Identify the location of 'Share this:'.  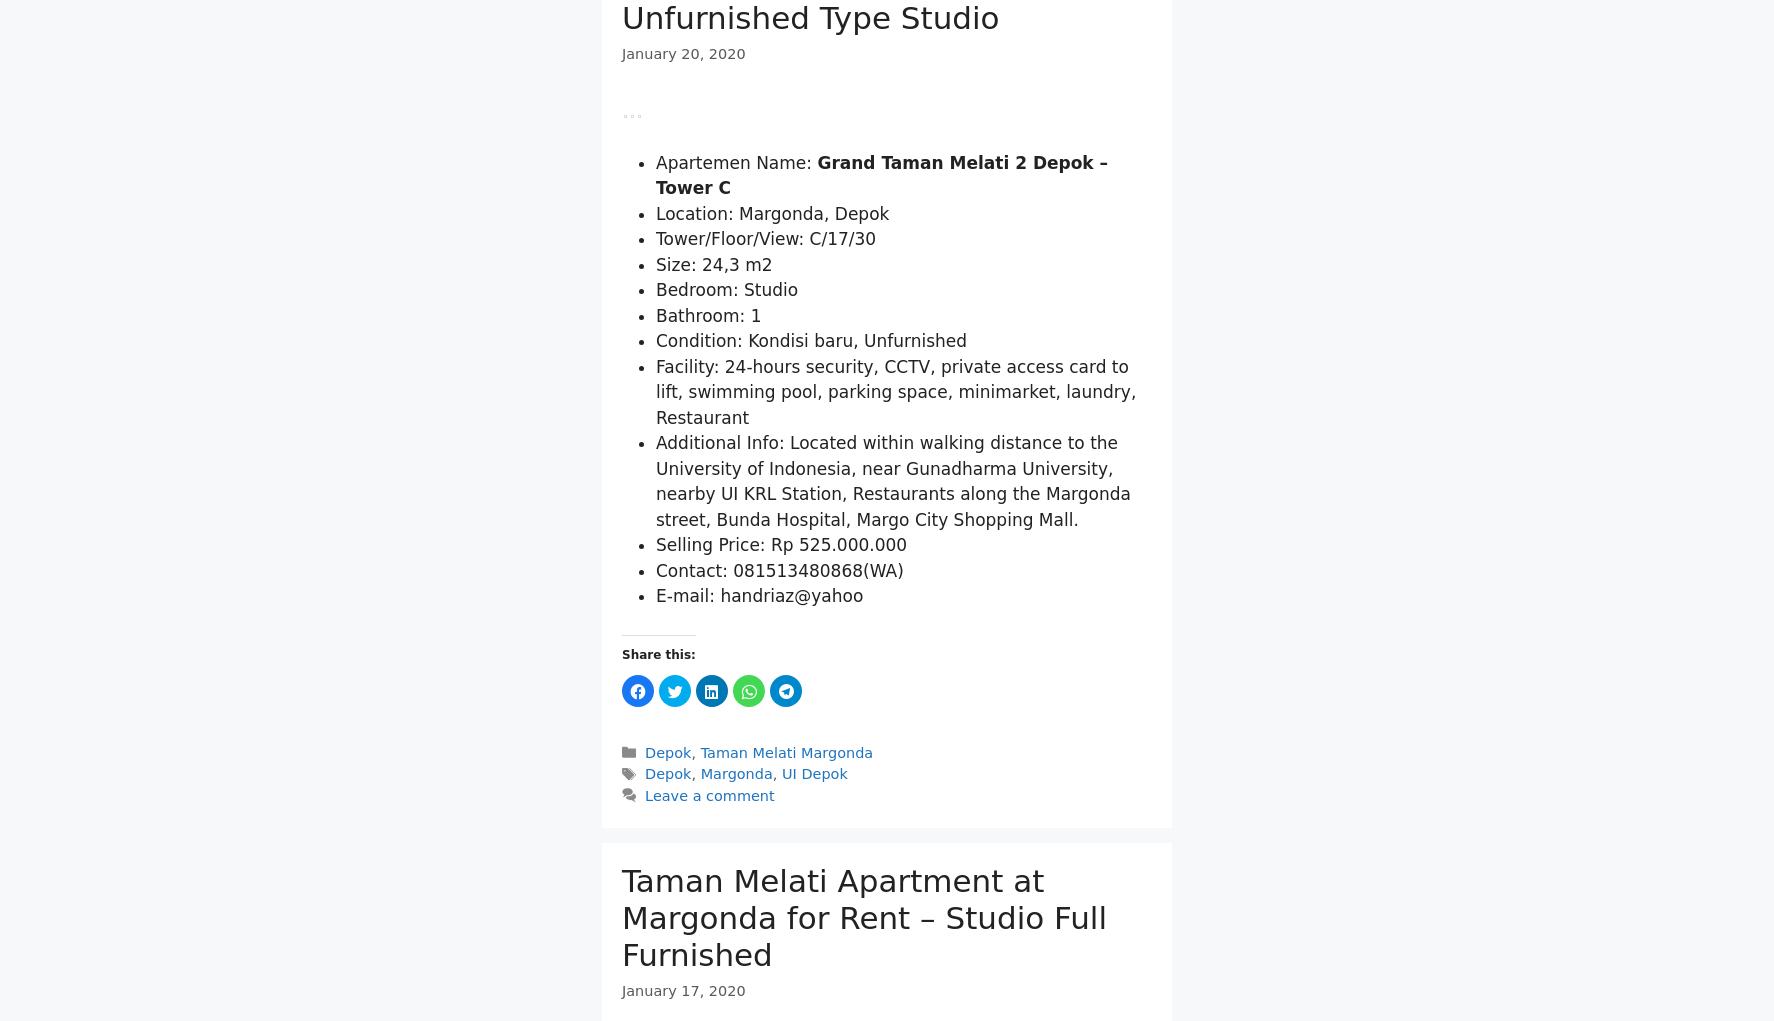
(620, 759).